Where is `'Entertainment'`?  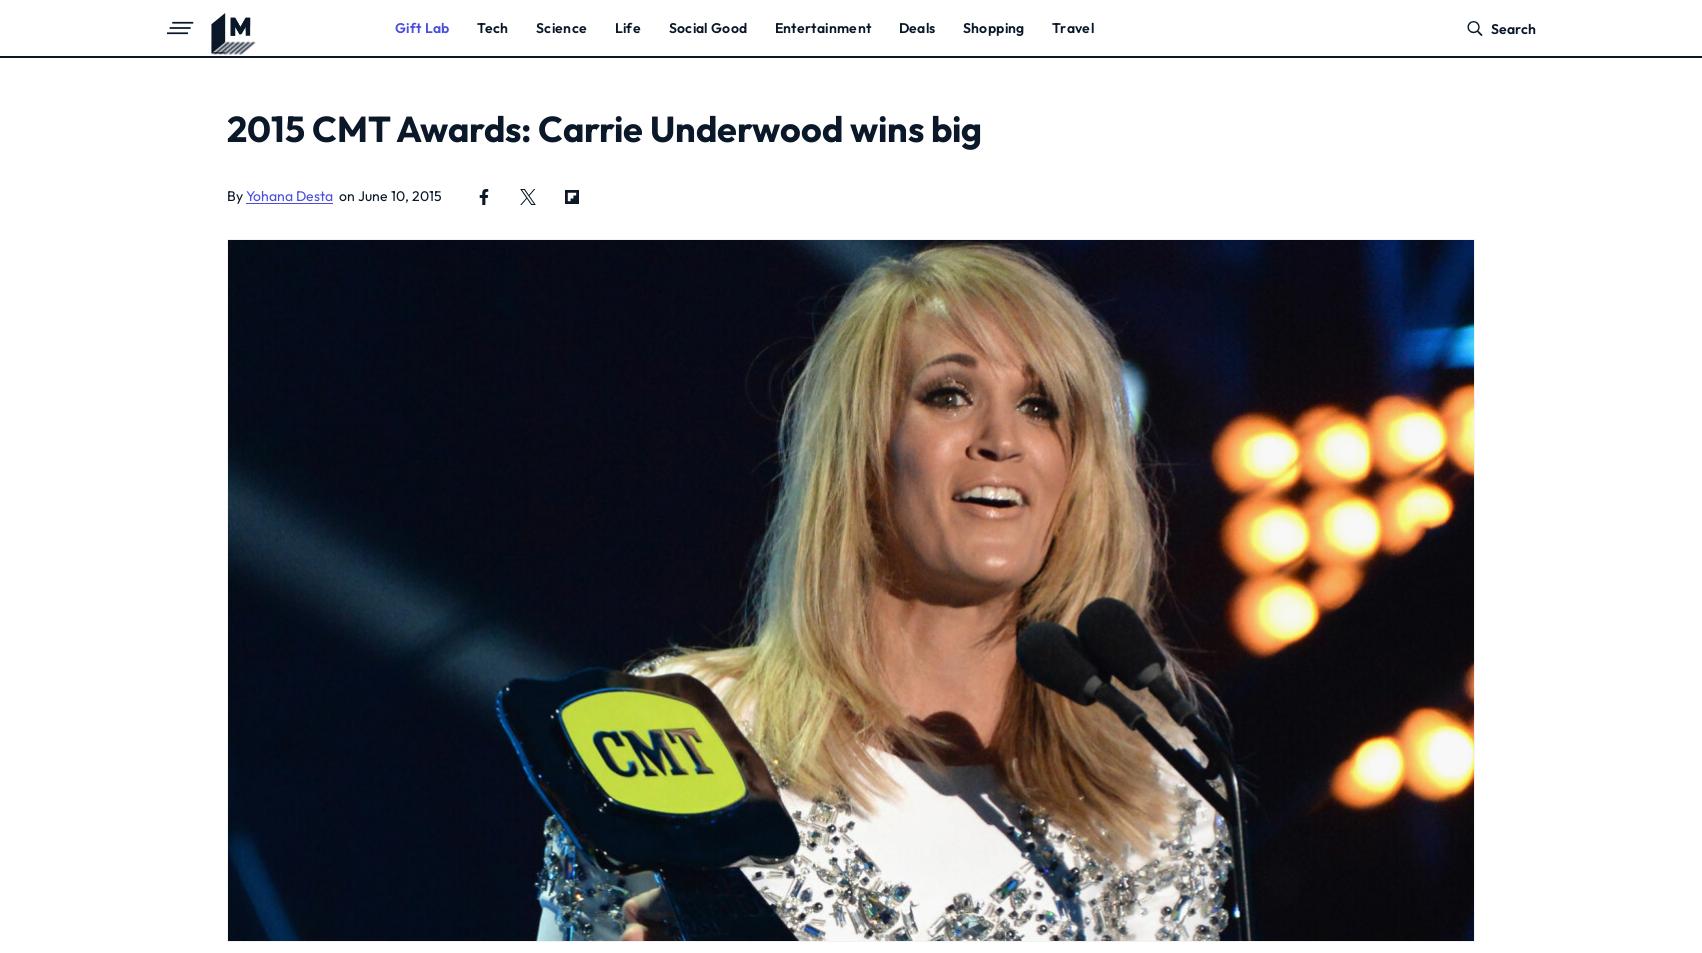
'Entertainment' is located at coordinates (821, 27).